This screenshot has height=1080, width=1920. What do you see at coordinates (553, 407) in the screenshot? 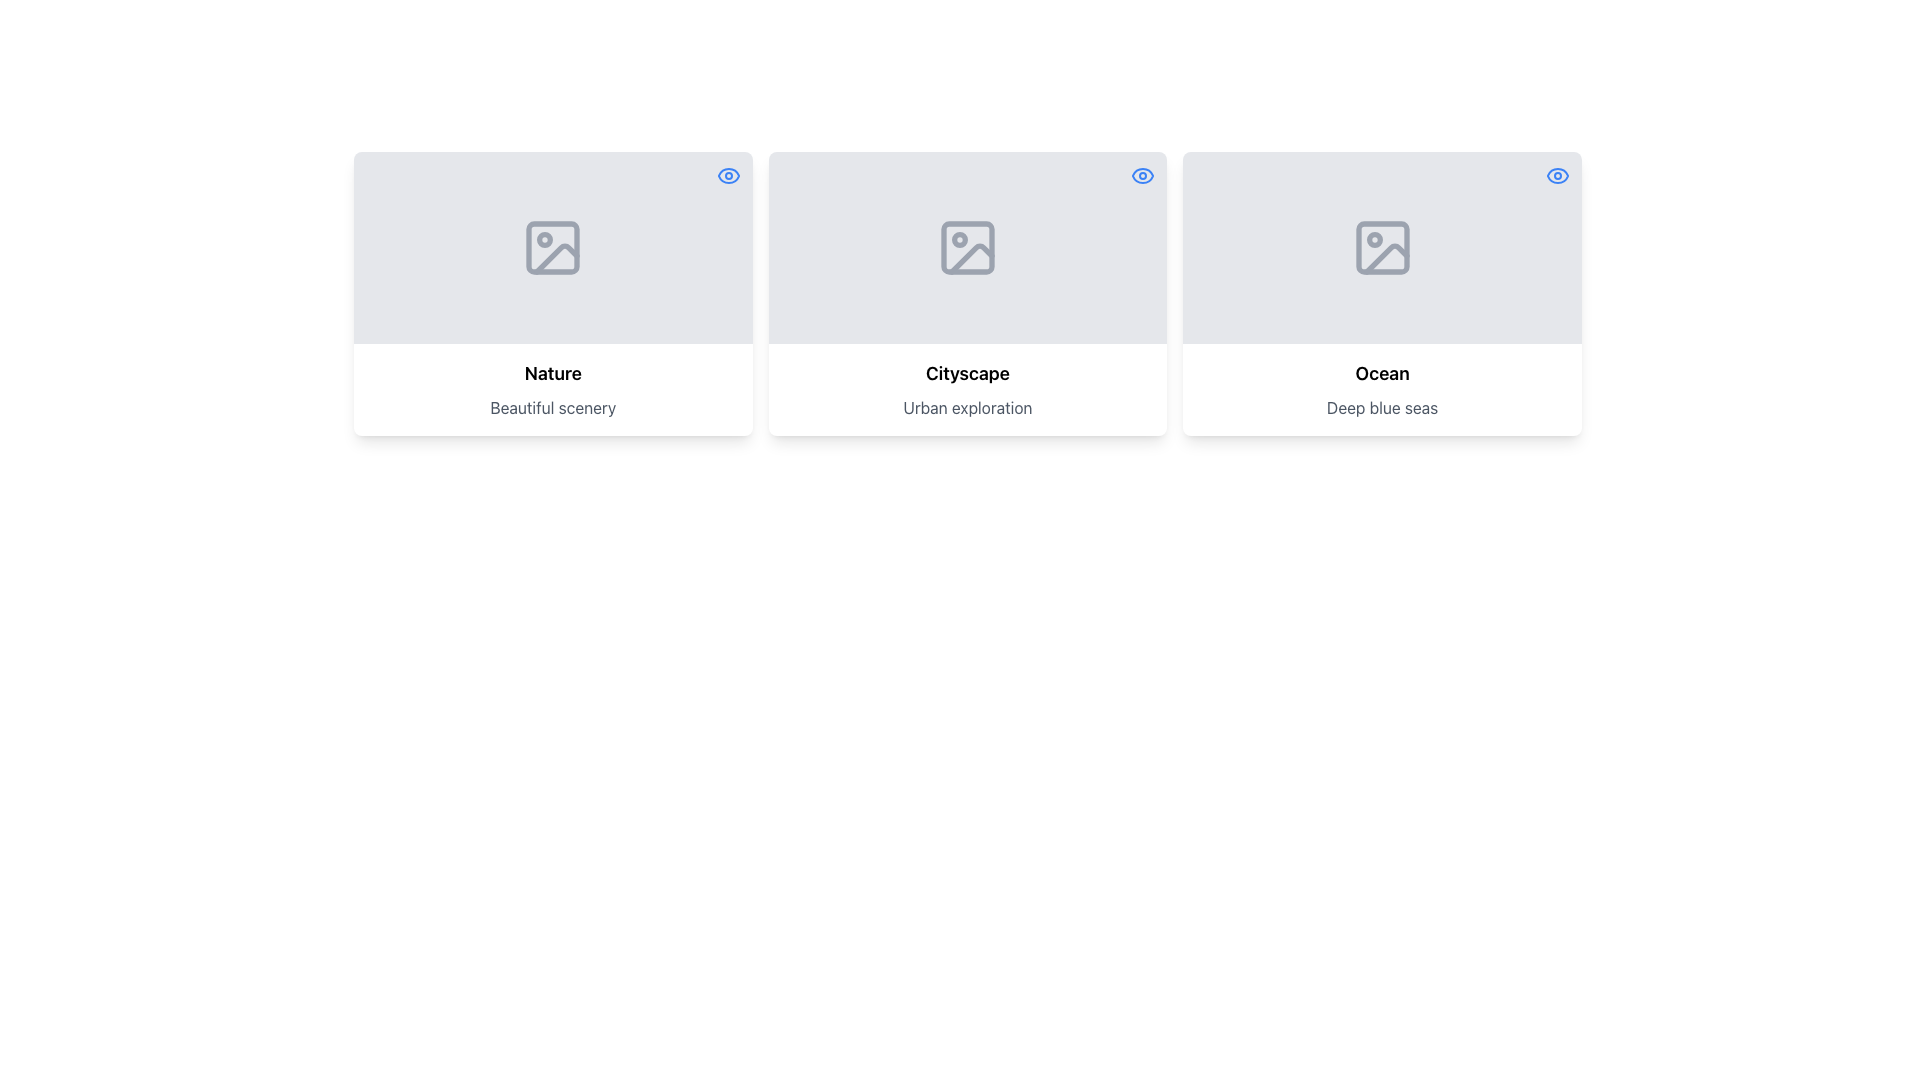
I see `the text block that provides a description or subtitle for the card beneath the main heading 'Nature' in the leftmost card of the horizontal row` at bounding box center [553, 407].